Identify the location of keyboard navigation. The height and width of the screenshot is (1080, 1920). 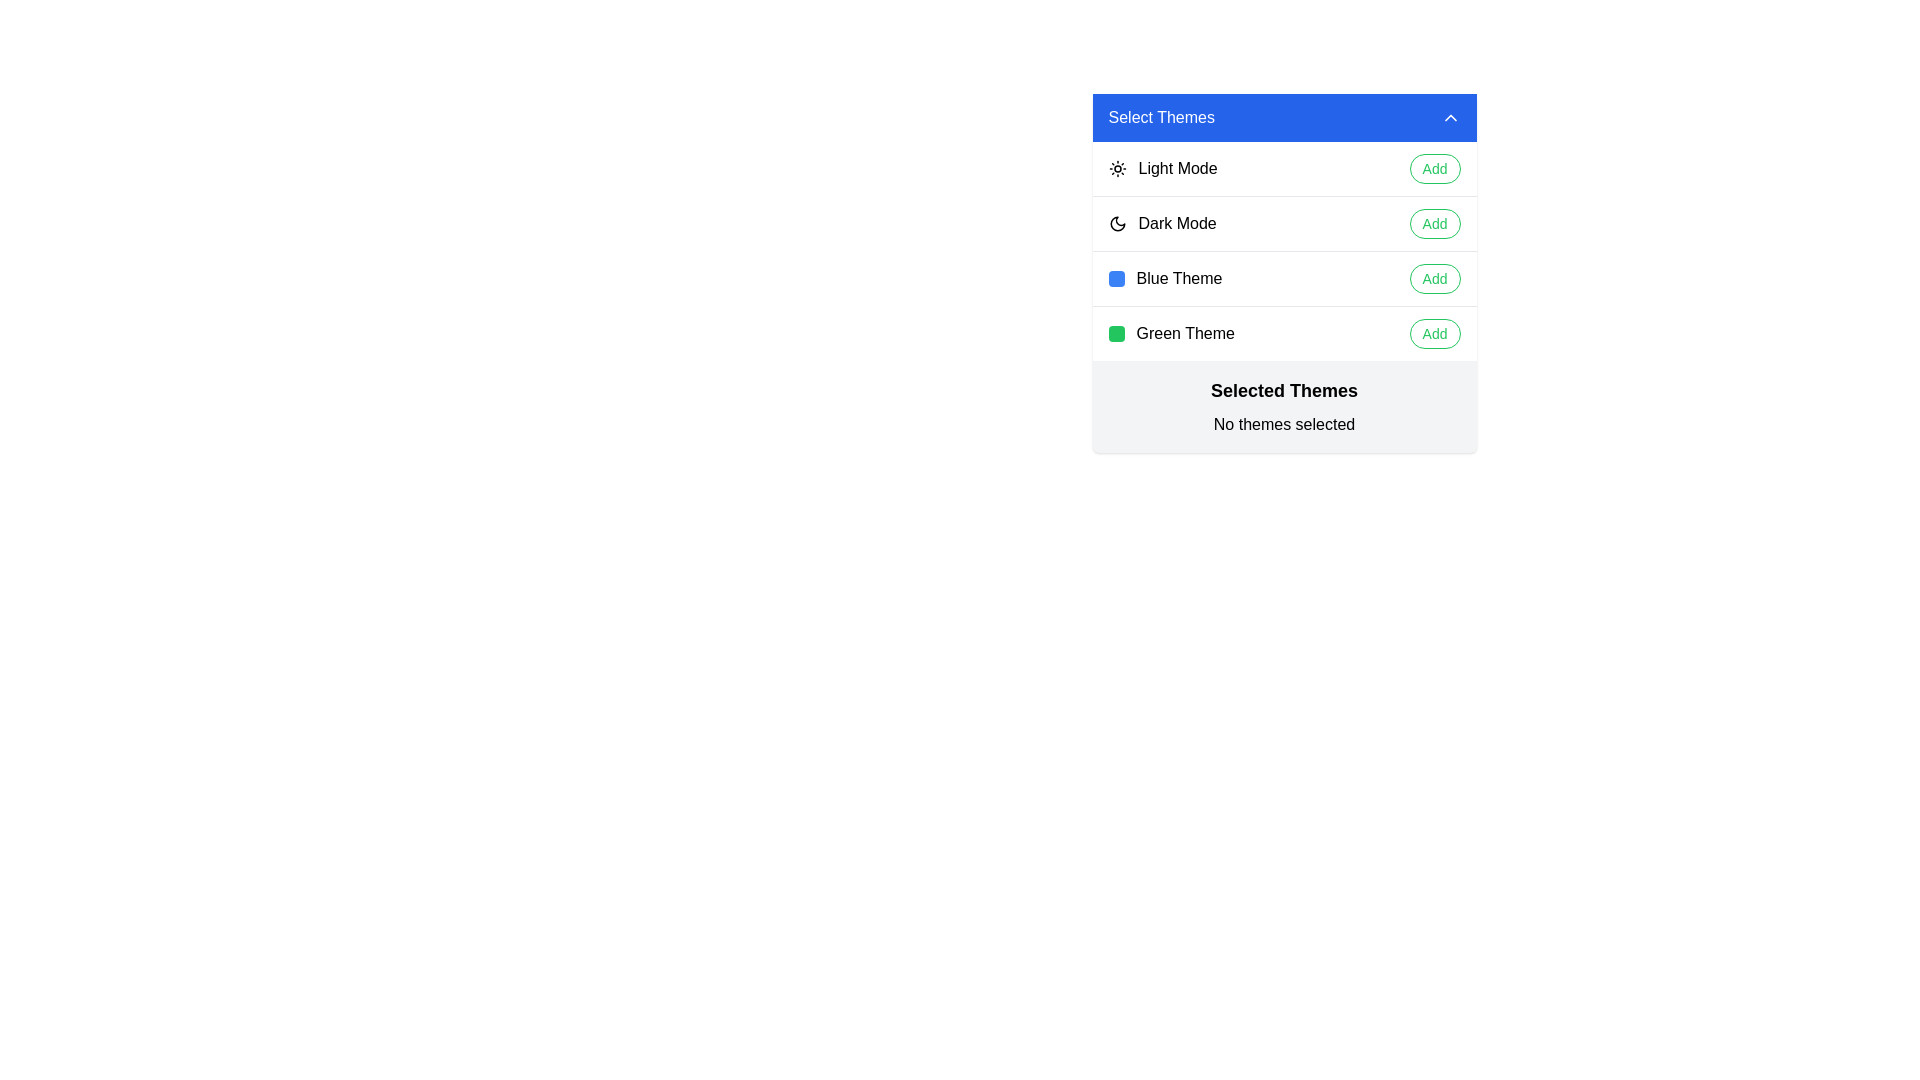
(1162, 223).